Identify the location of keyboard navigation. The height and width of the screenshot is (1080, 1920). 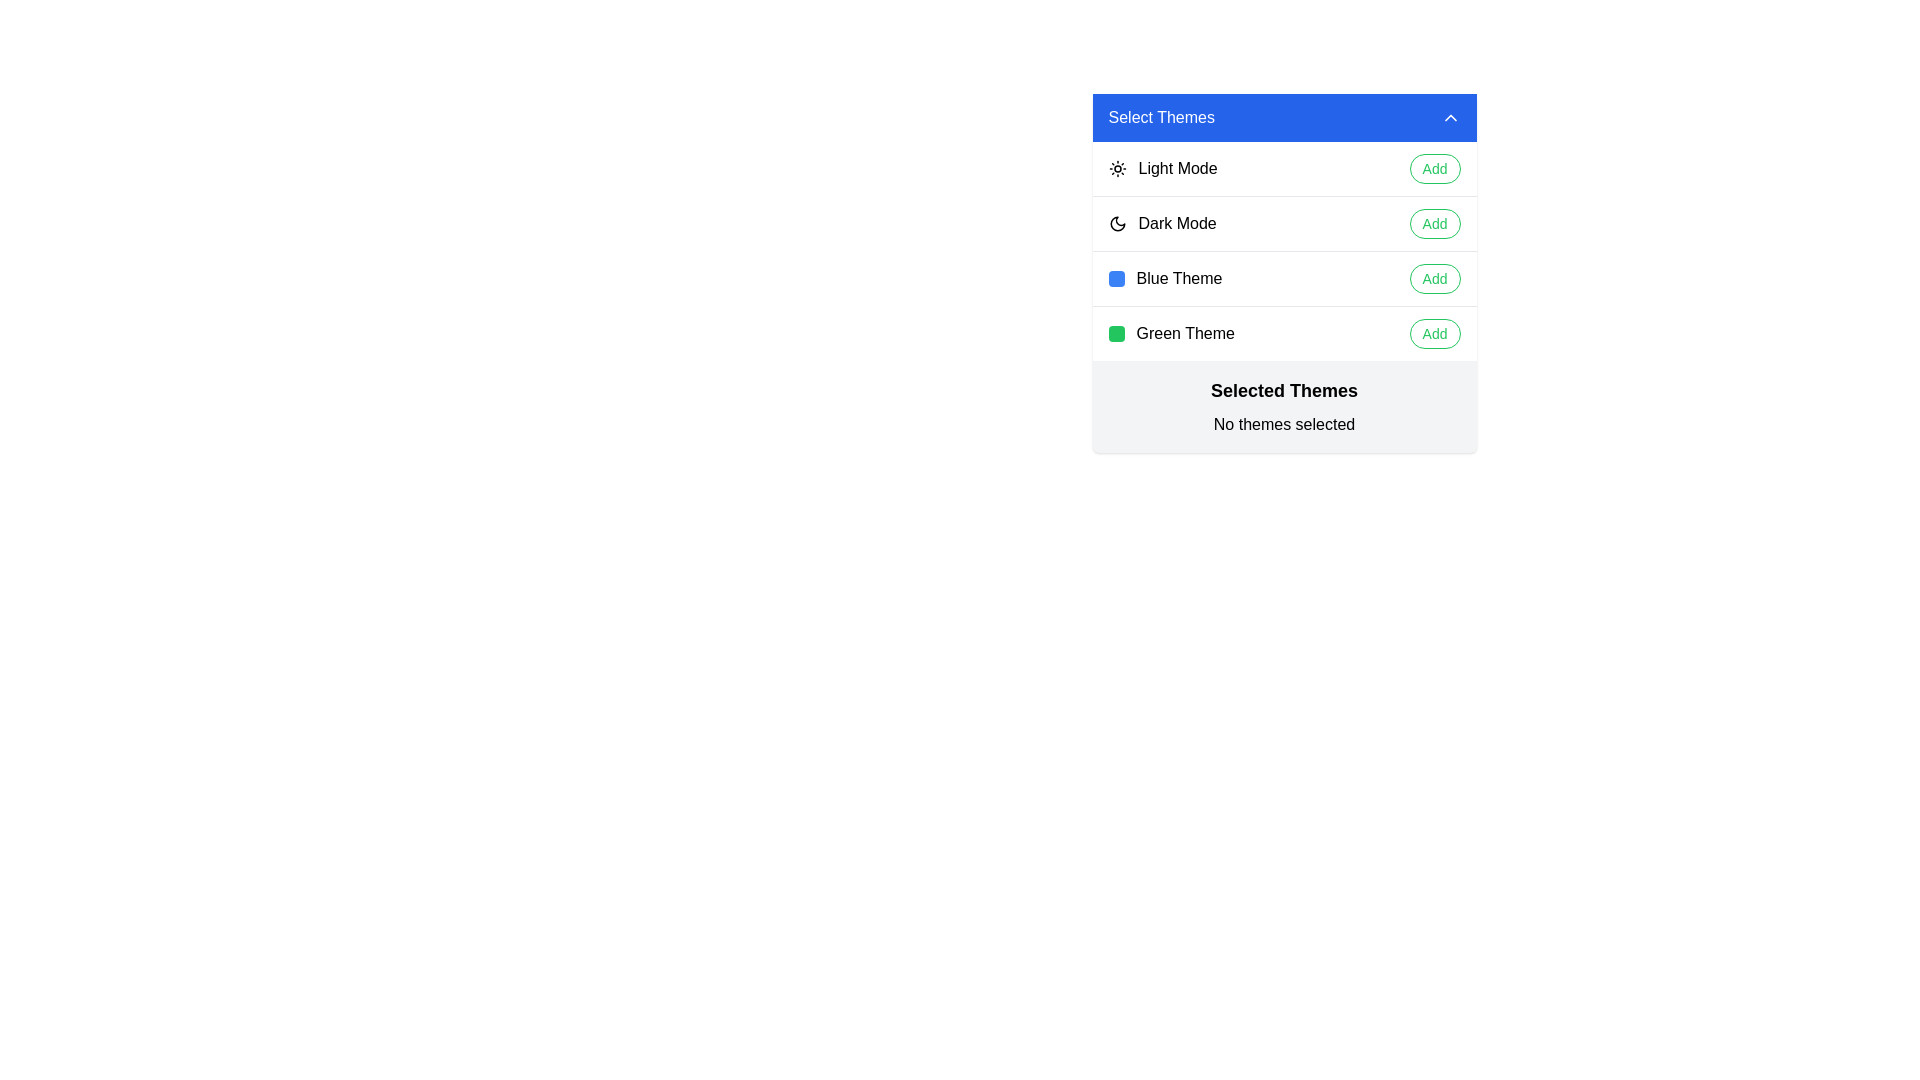
(1162, 223).